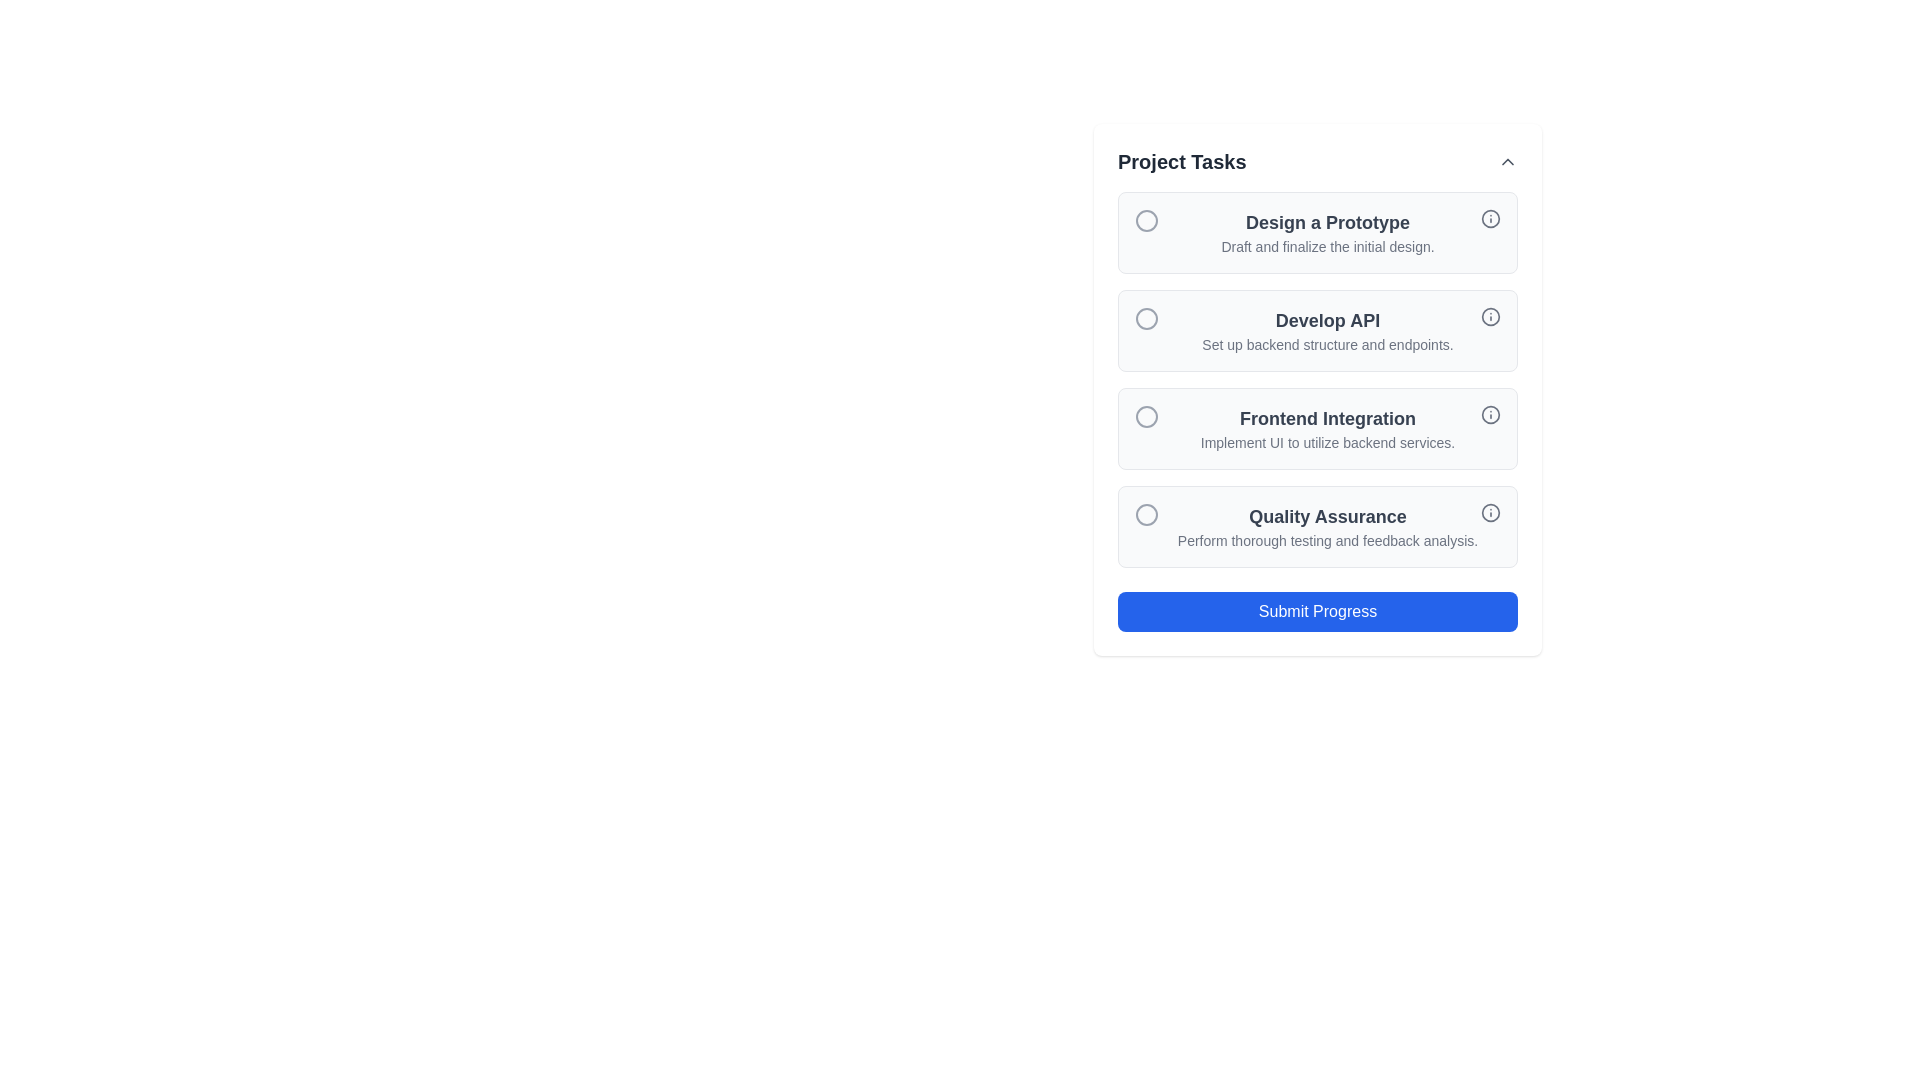 The image size is (1920, 1080). What do you see at coordinates (1328, 245) in the screenshot?
I see `the Text Label that provides additional details for the task 'Design a Prototype', located below the task title in the 'Project Tasks' list` at bounding box center [1328, 245].